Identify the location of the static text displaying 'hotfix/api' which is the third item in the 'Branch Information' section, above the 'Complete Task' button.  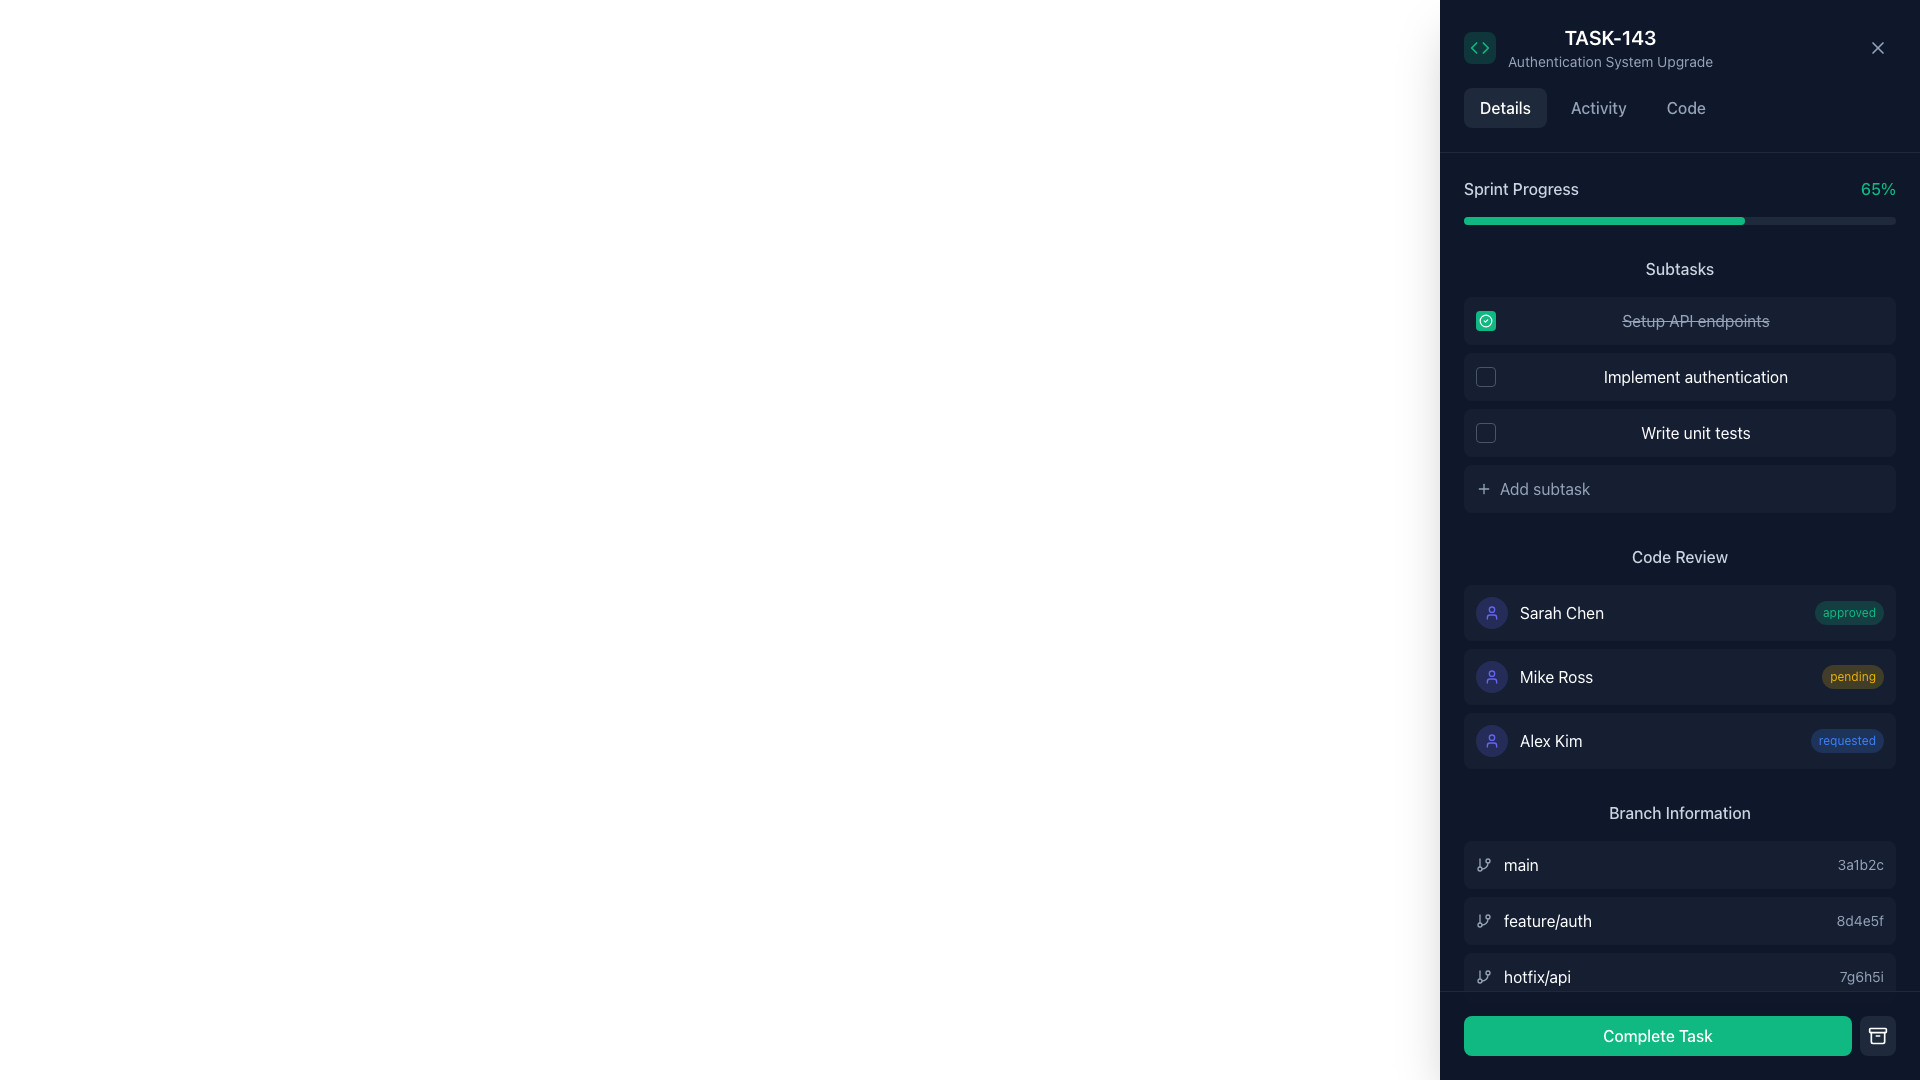
(1536, 975).